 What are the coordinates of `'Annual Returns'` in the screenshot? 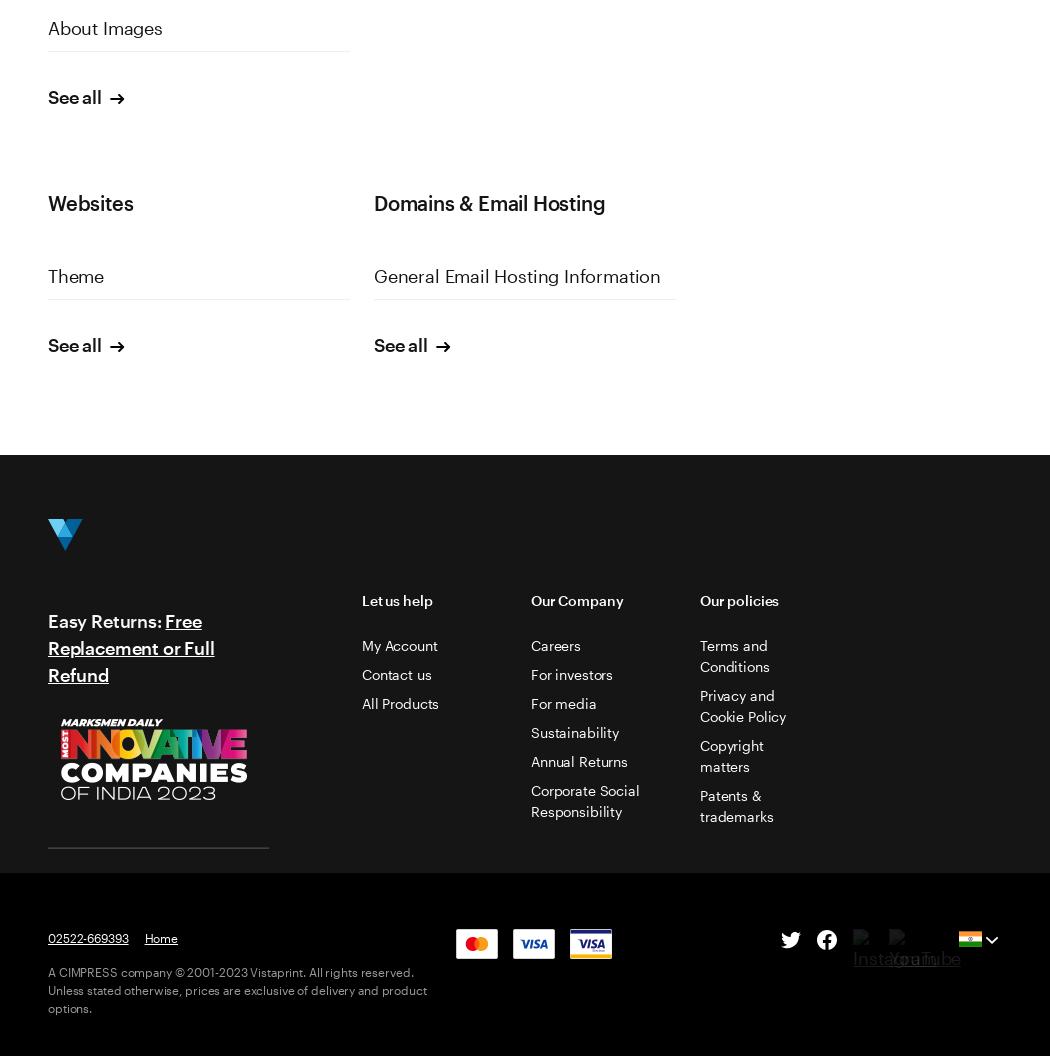 It's located at (577, 760).